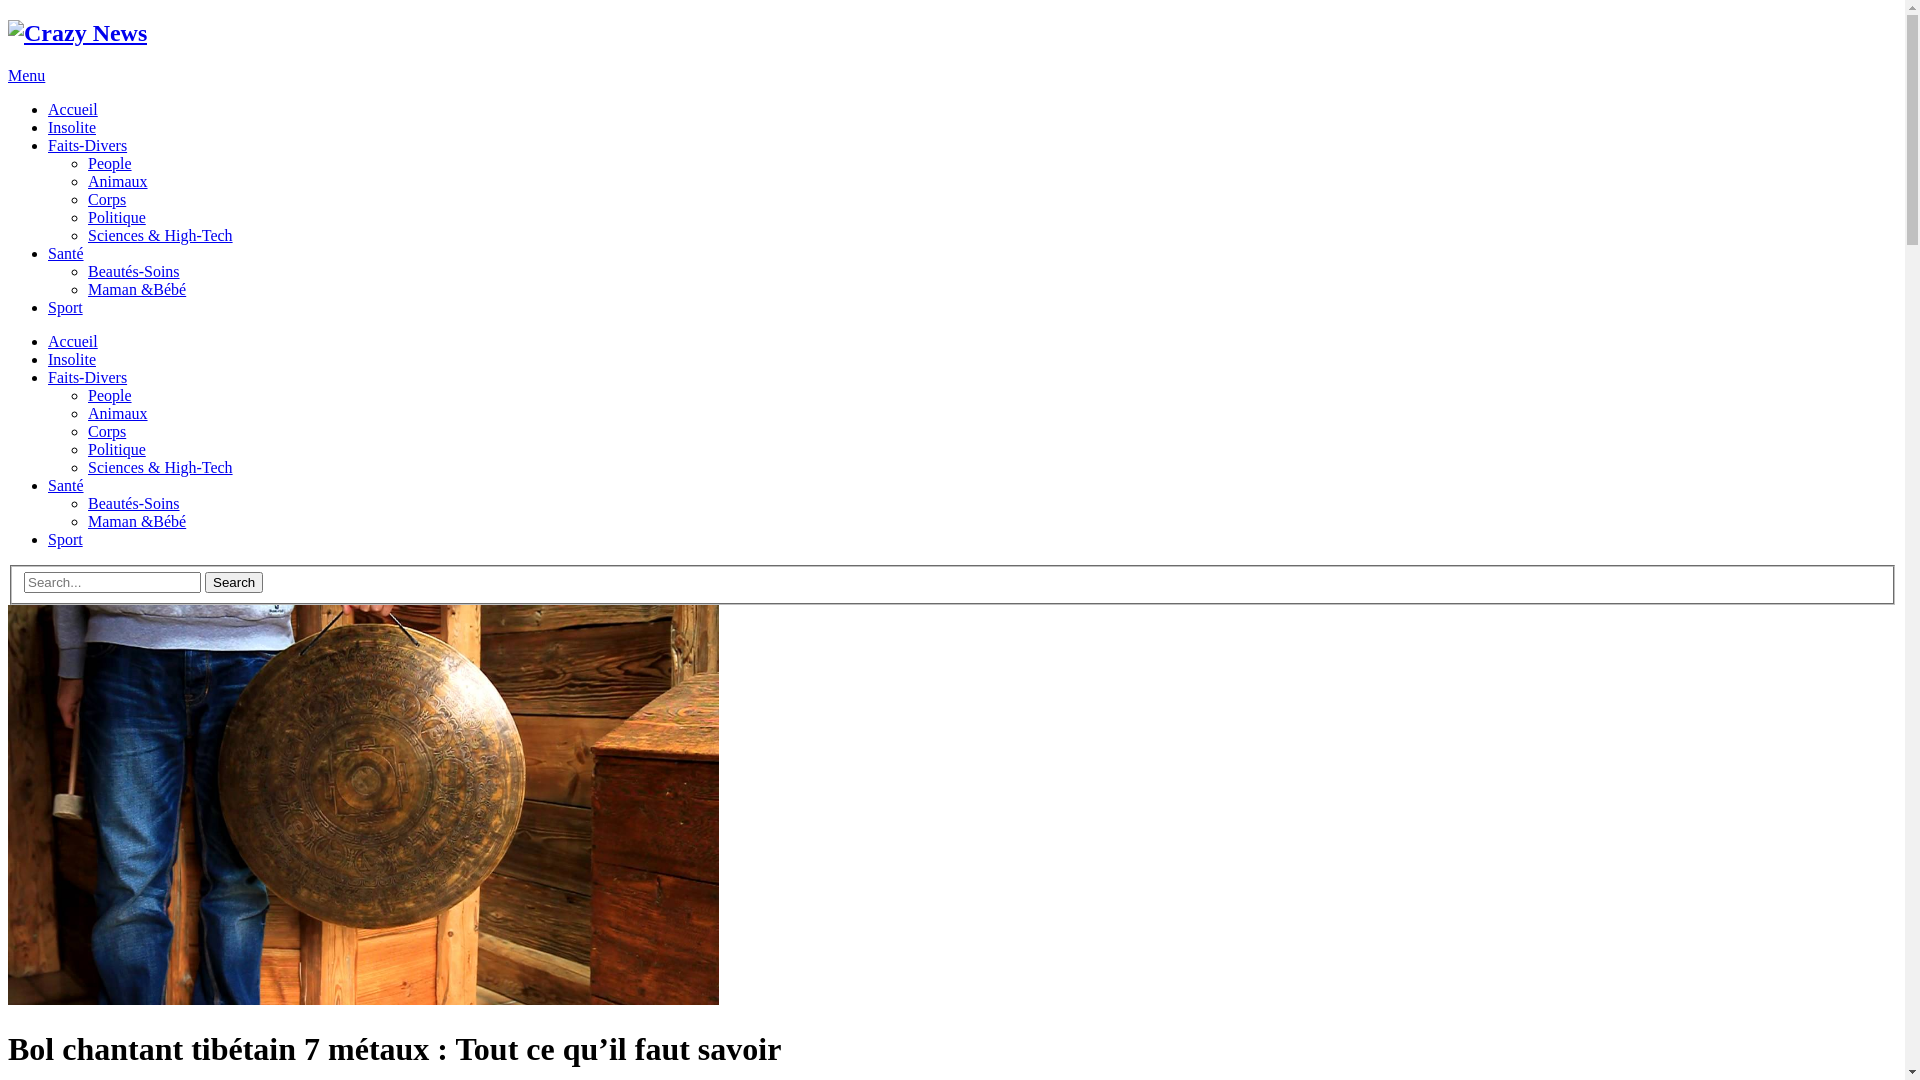 This screenshot has width=1920, height=1080. Describe the element at coordinates (26, 74) in the screenshot. I see `'Menu'` at that location.